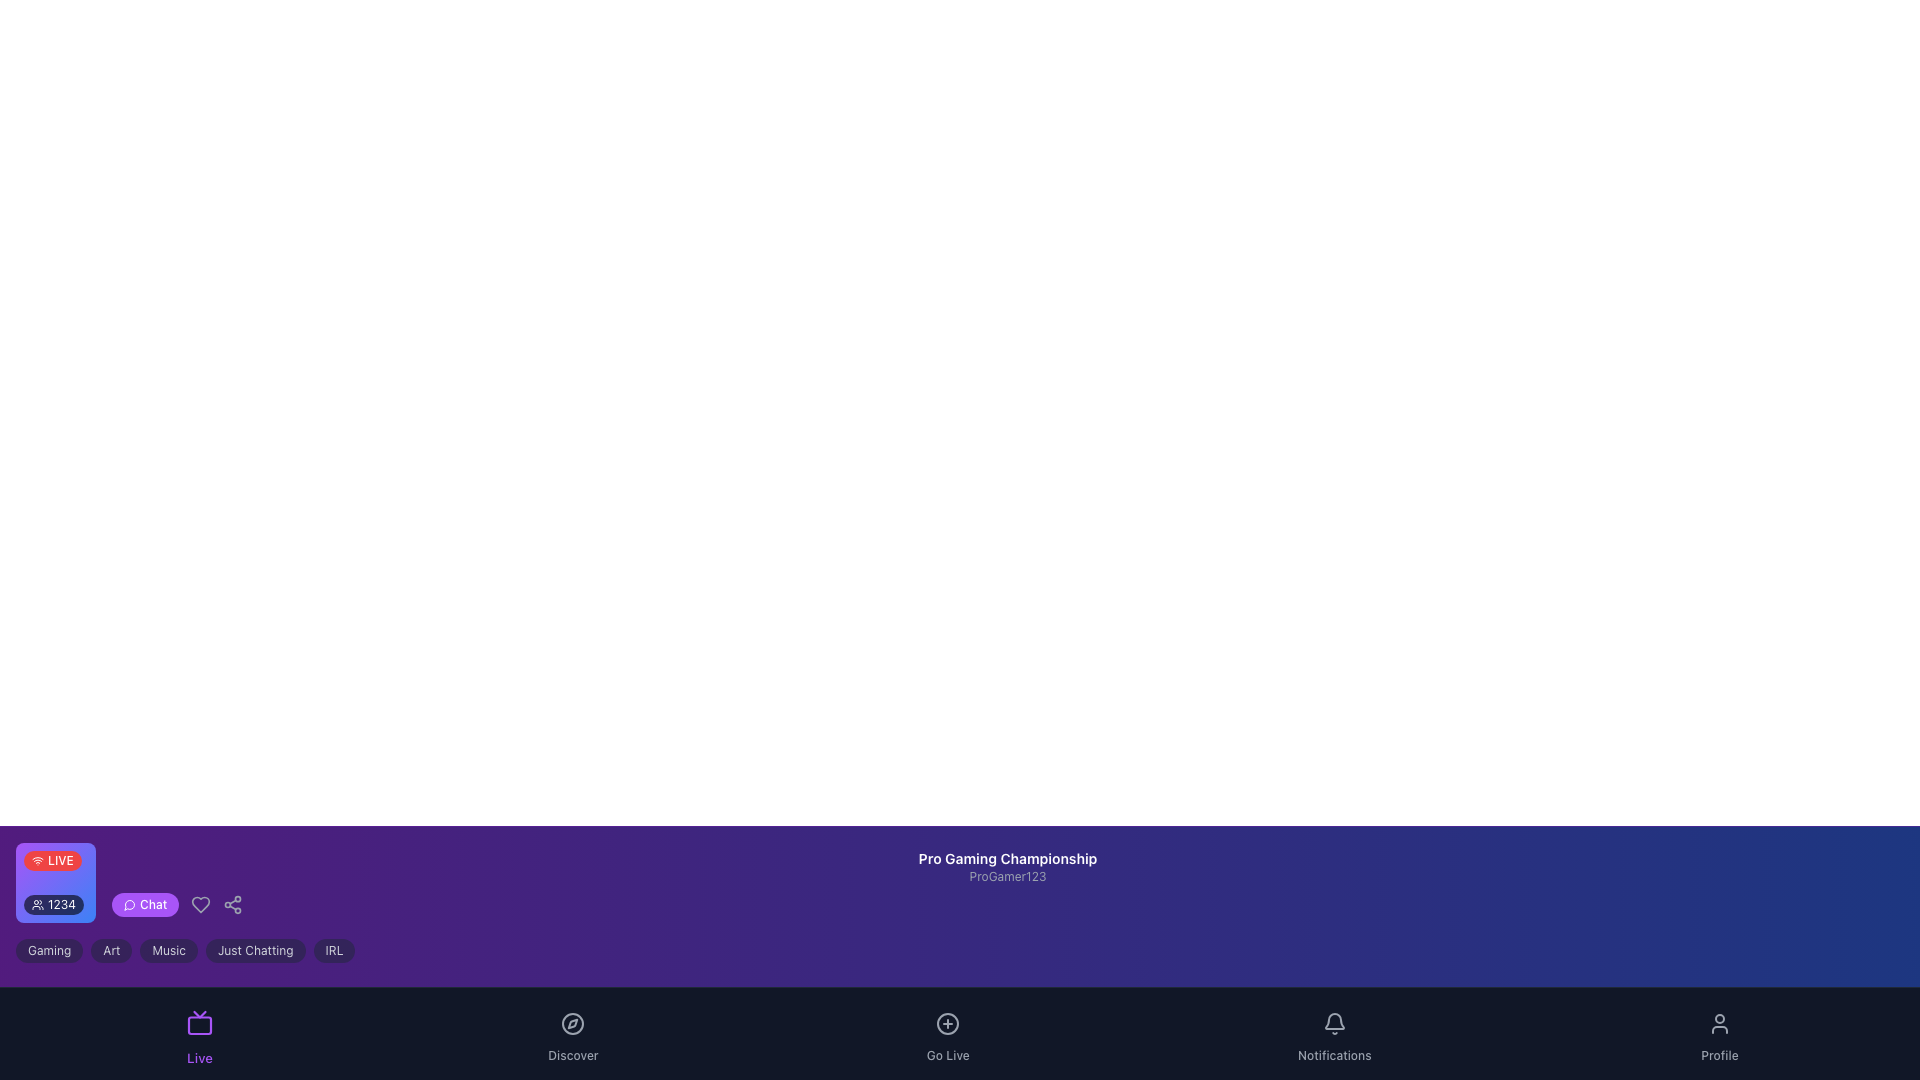 The image size is (1920, 1080). I want to click on the red badge labeled 'LIVE' with a WiFi icon on the left, located in the top-left corner of the blue rectangular section, so click(60, 859).